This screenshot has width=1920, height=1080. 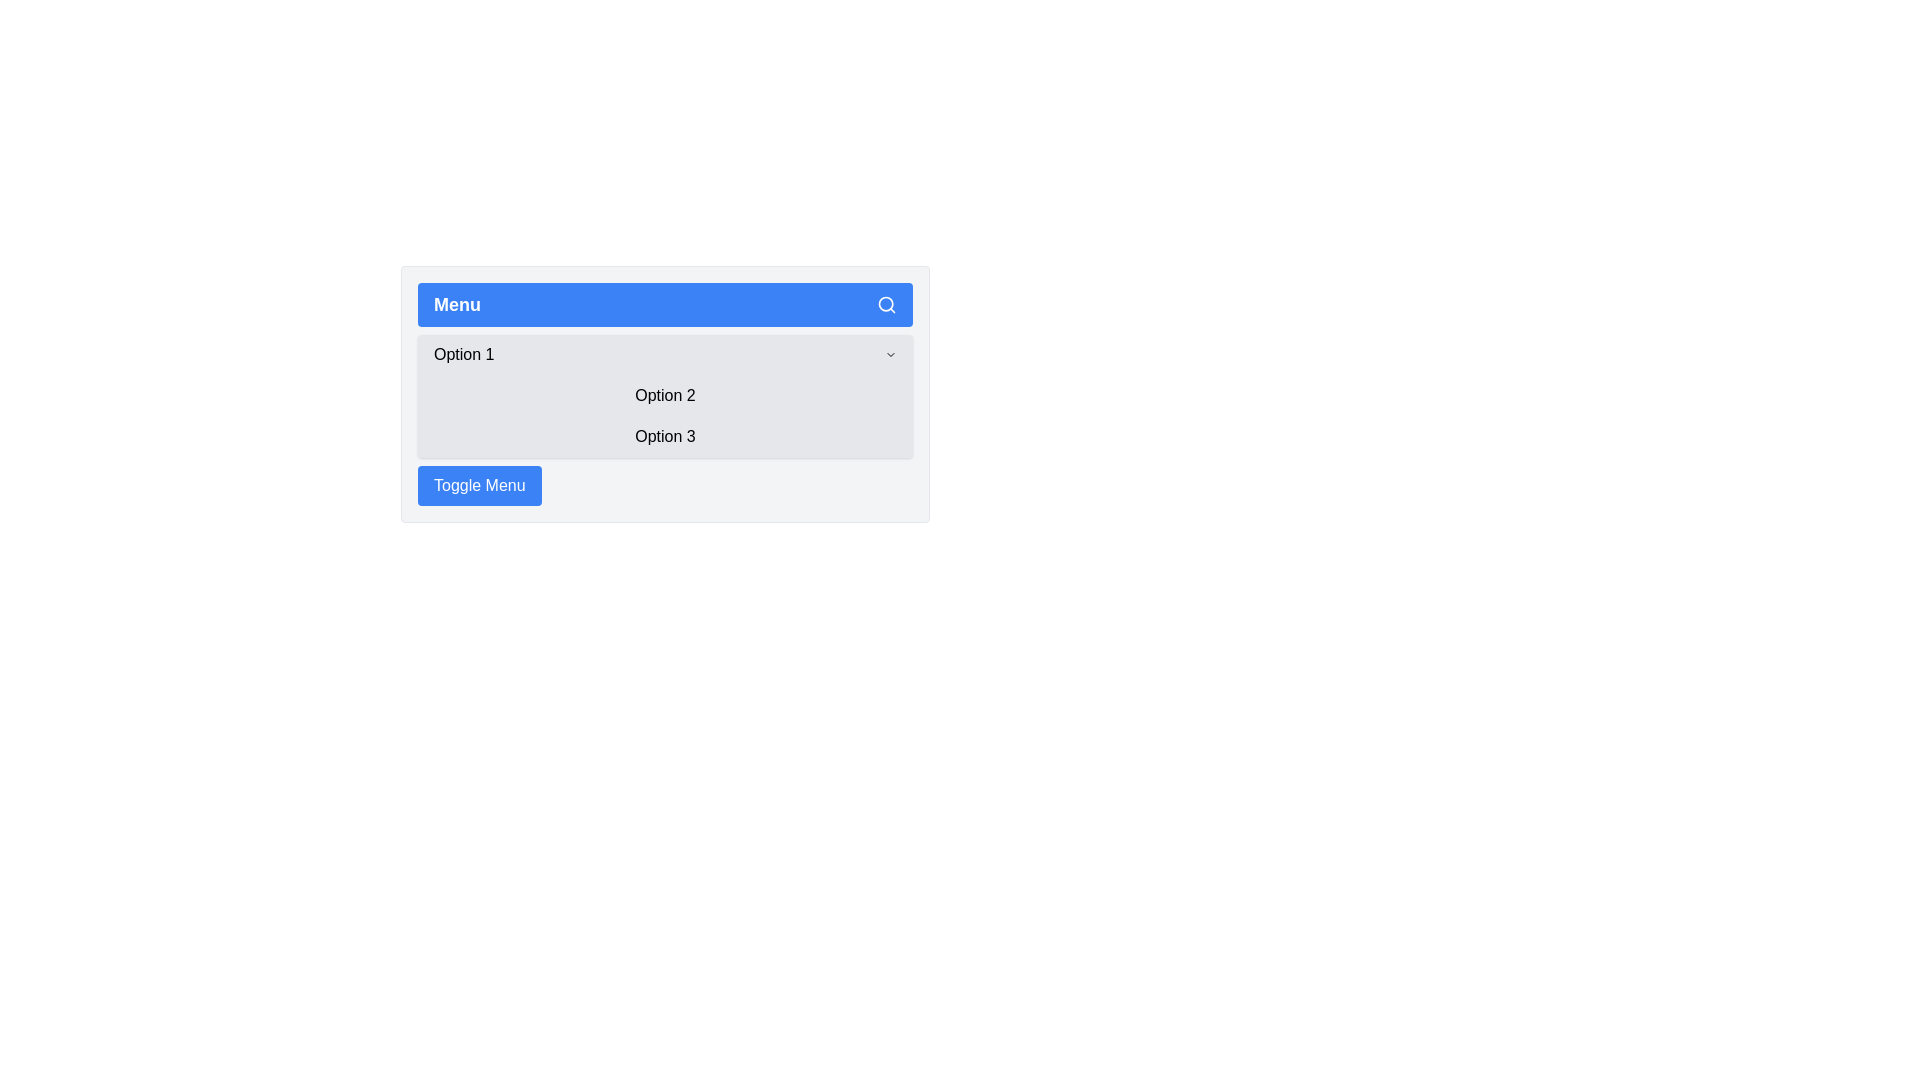 I want to click on one of the options within the Dropdown menu located below the 'Menu' header and above the 'Toggle Menu' button, which has a light gray background and rounded corners, so click(x=665, y=396).